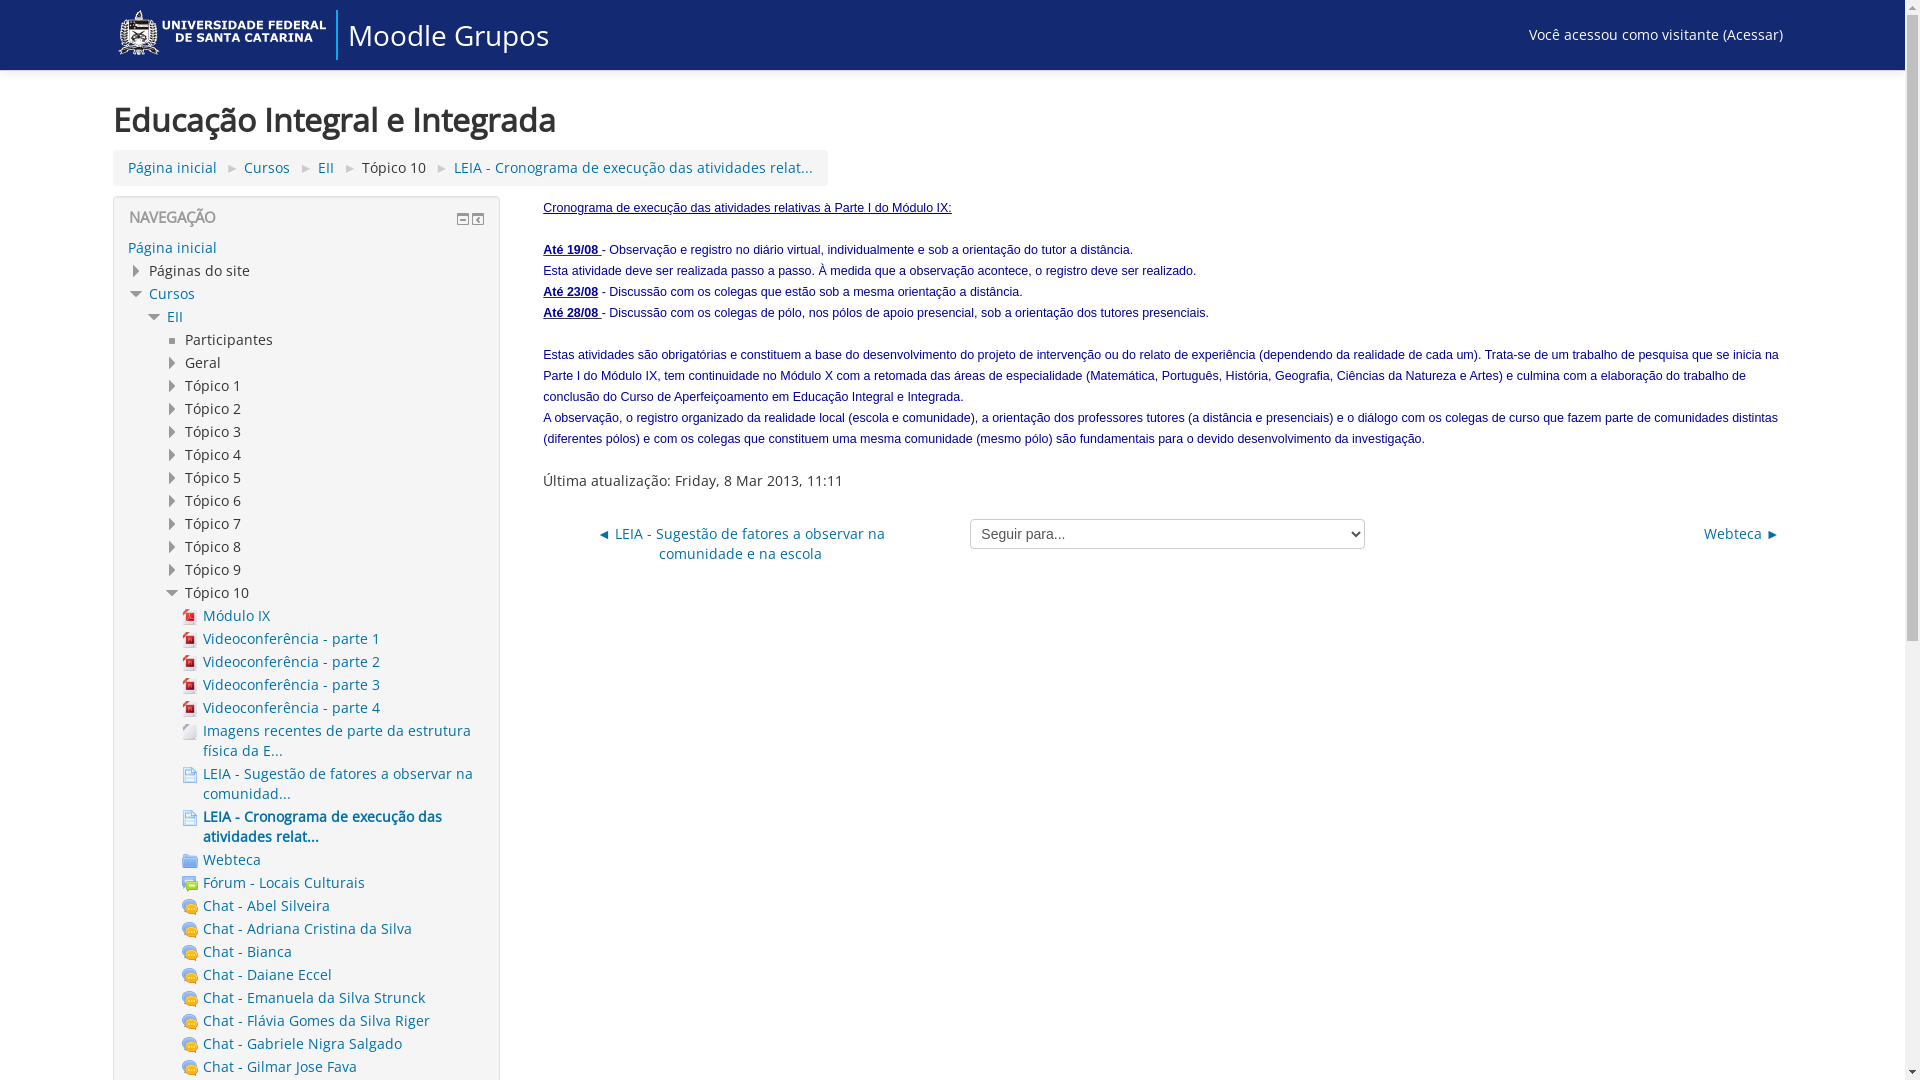 The height and width of the screenshot is (1080, 1920). Describe the element at coordinates (268, 1065) in the screenshot. I see `'Chat - Gilmar Jose Fava'` at that location.